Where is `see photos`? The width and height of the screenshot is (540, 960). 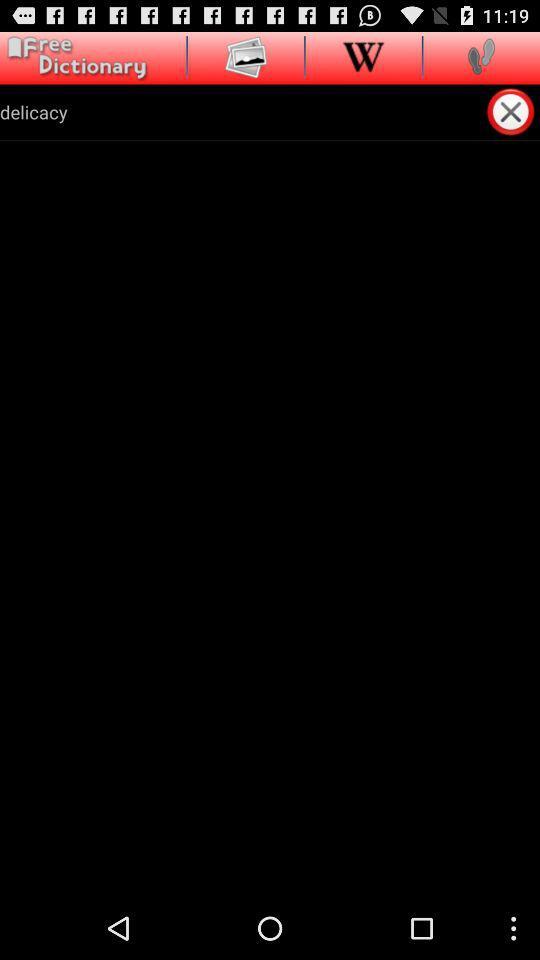 see photos is located at coordinates (246, 55).